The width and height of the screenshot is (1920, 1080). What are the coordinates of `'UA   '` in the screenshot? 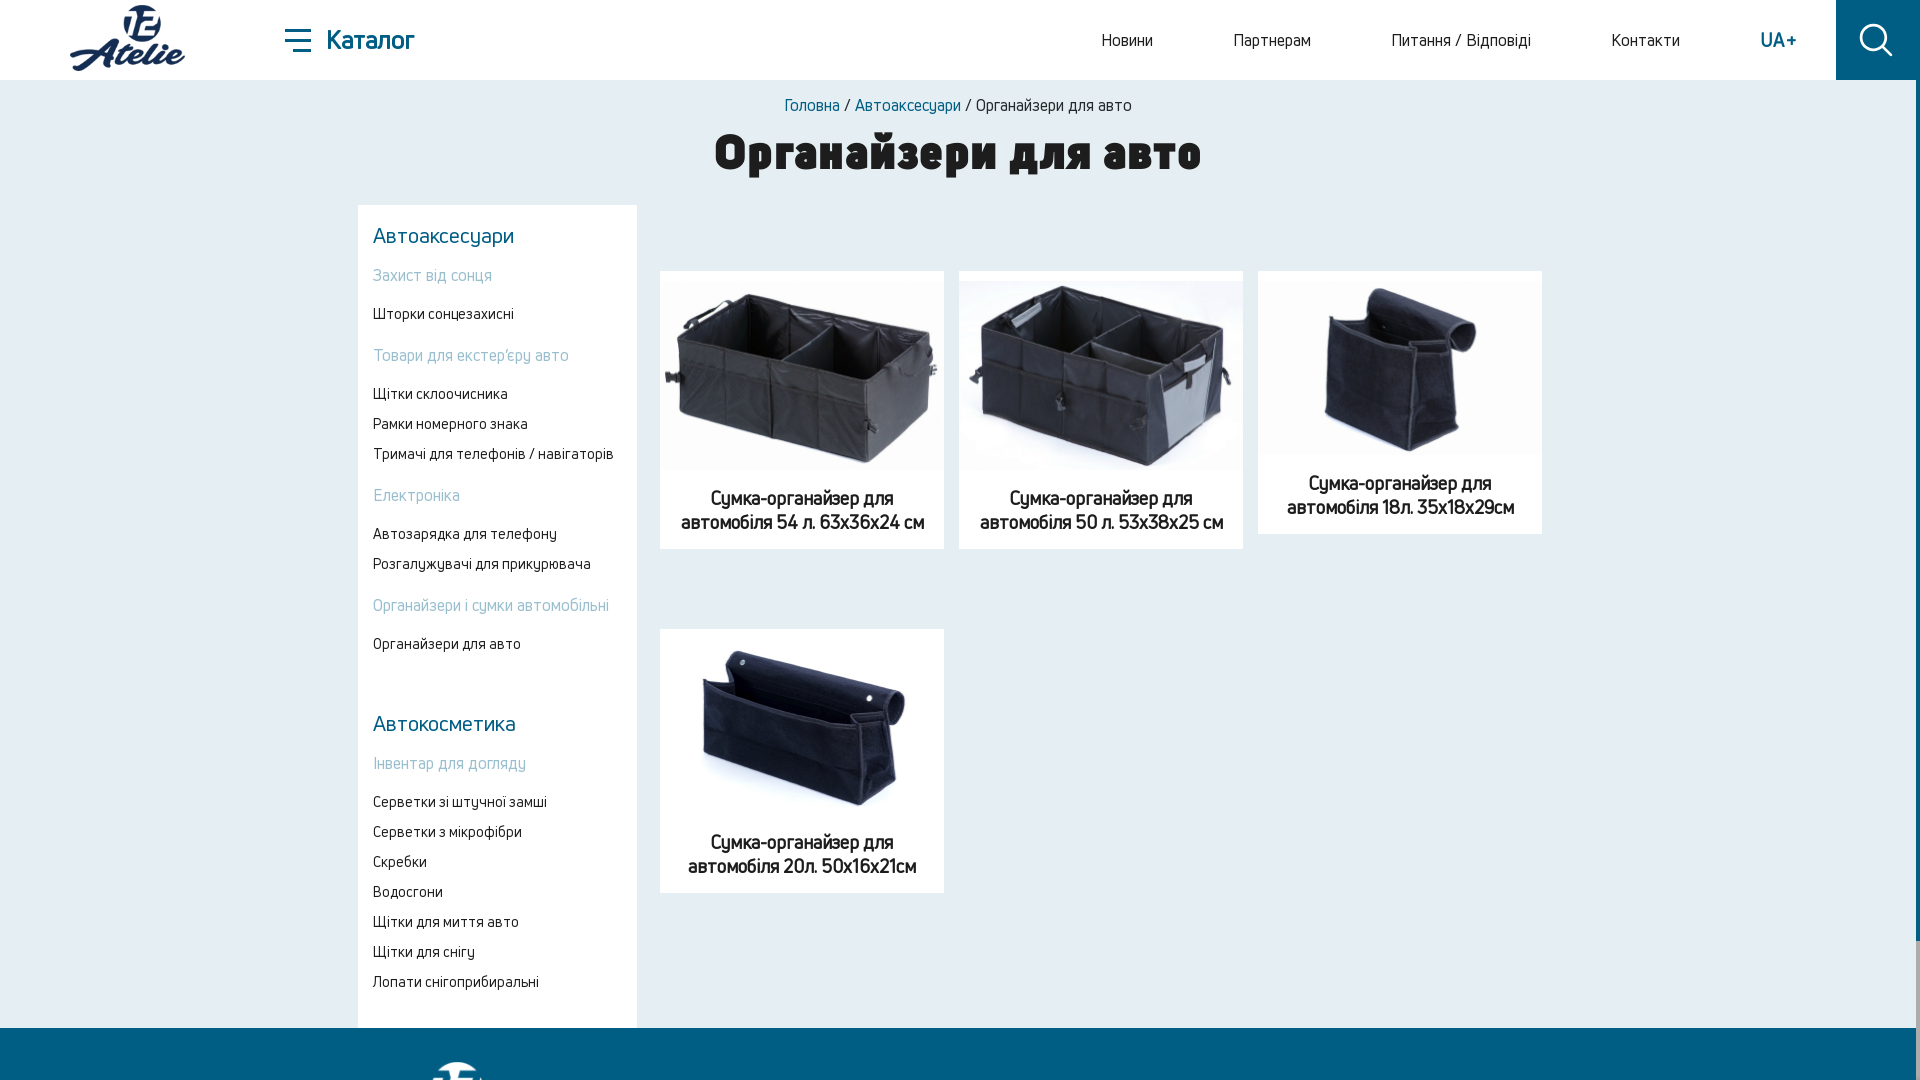 It's located at (1777, 39).